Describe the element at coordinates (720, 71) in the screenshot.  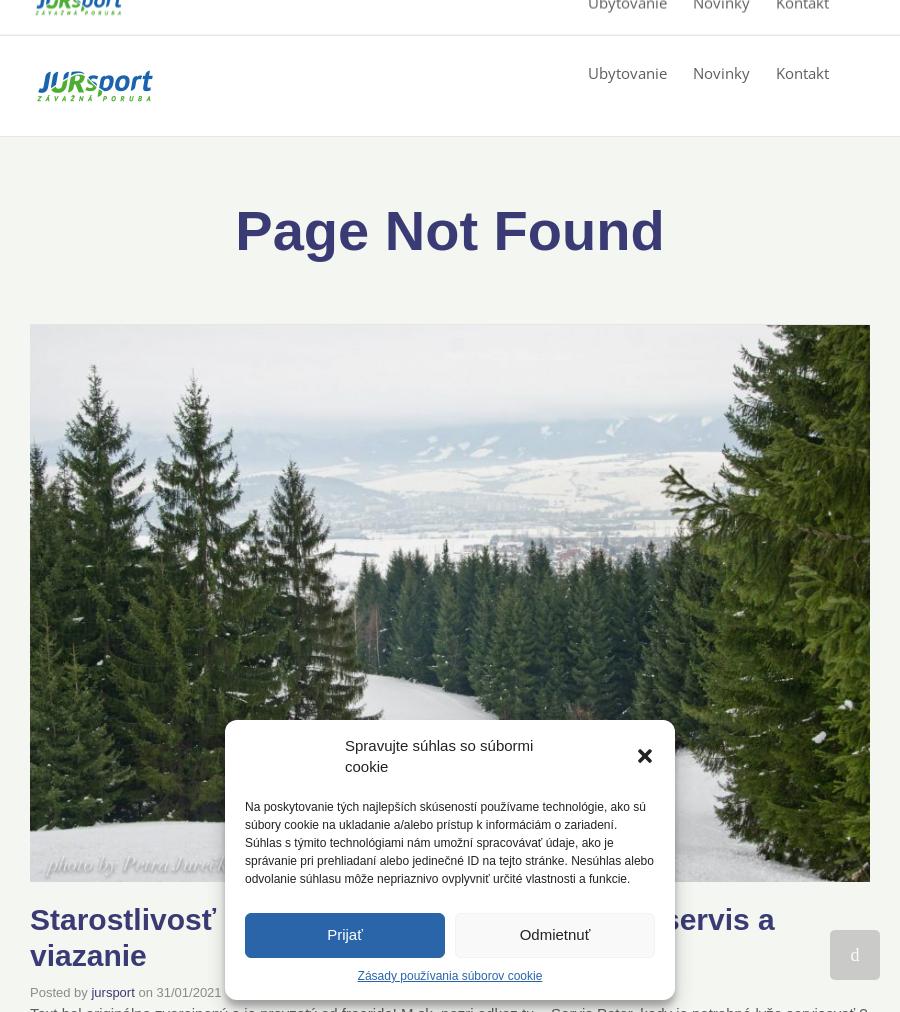
I see `'Novinky'` at that location.